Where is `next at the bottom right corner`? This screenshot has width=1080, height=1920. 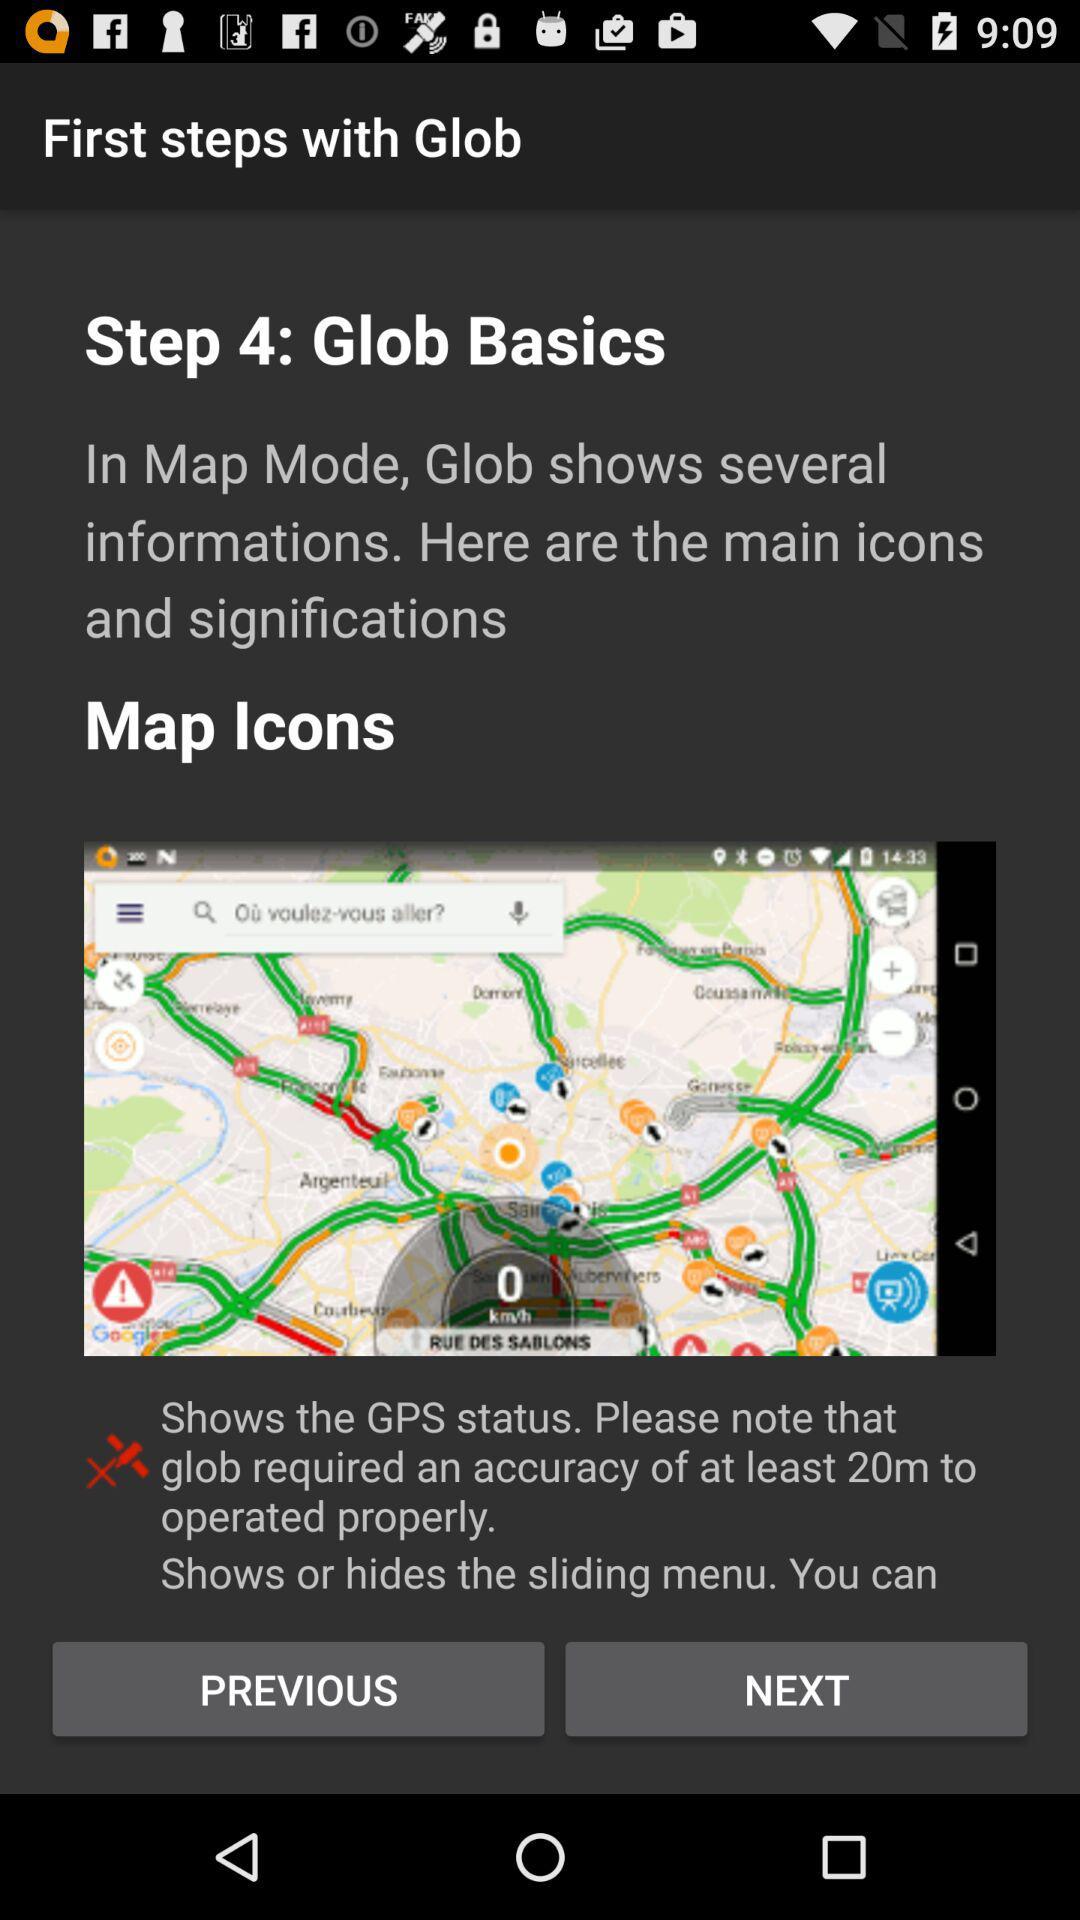 next at the bottom right corner is located at coordinates (795, 1688).